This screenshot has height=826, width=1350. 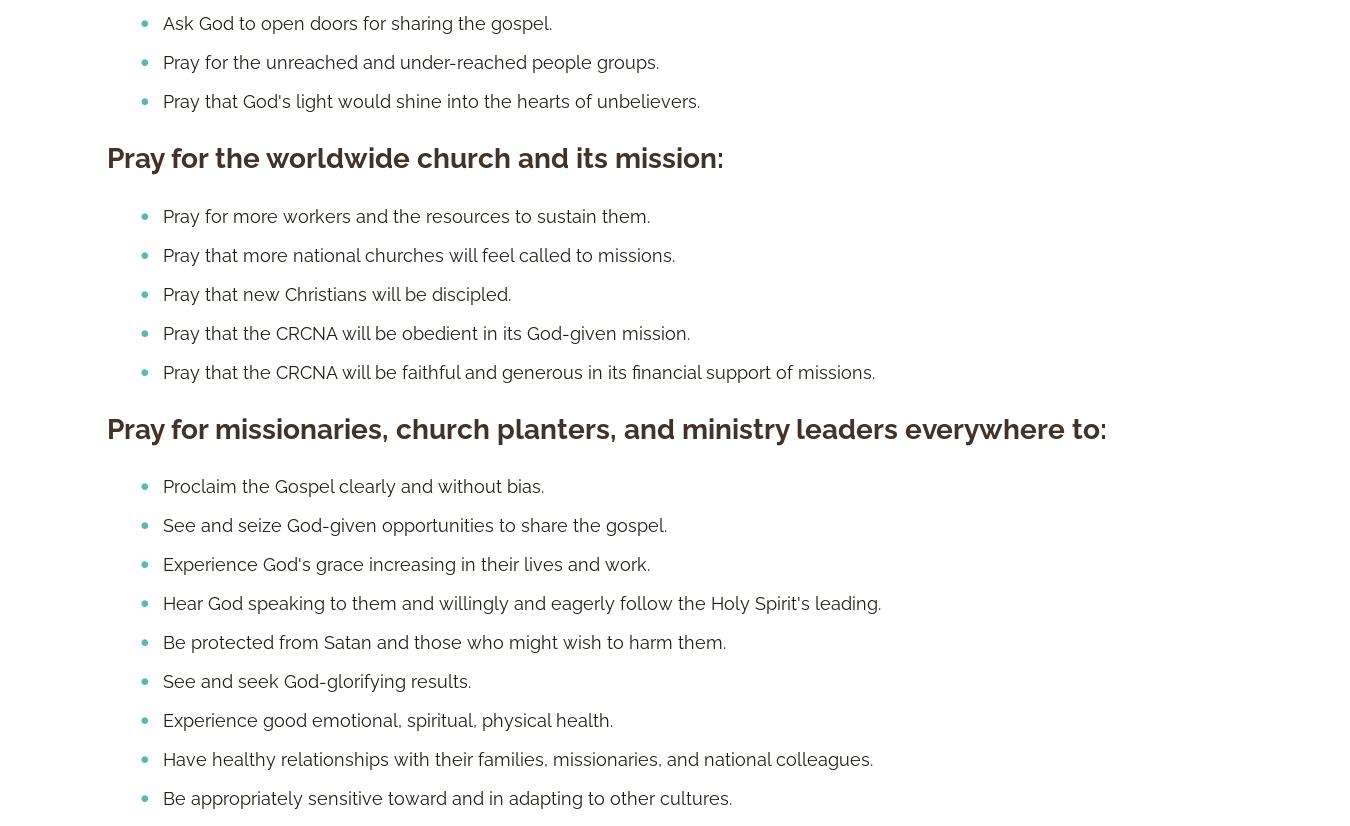 I want to click on 'Subscribe', so click(x=485, y=271).